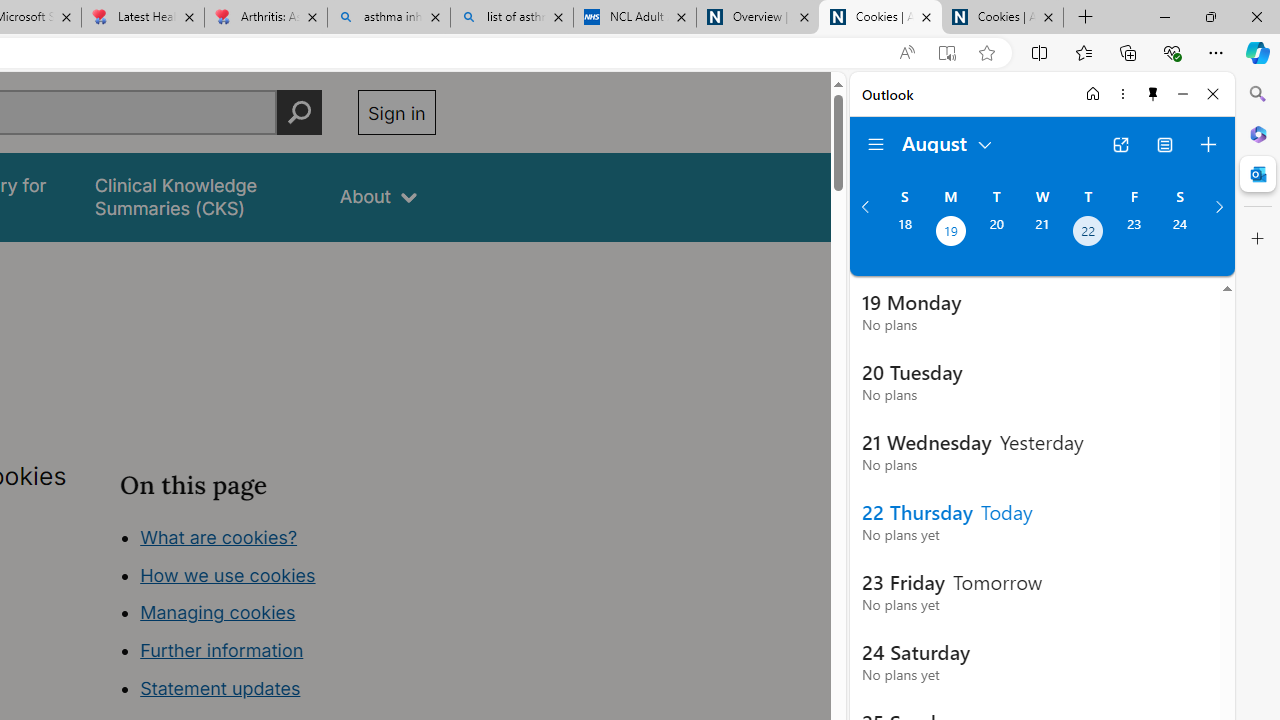  Describe the element at coordinates (1047, 17) in the screenshot. I see `'Close tab'` at that location.